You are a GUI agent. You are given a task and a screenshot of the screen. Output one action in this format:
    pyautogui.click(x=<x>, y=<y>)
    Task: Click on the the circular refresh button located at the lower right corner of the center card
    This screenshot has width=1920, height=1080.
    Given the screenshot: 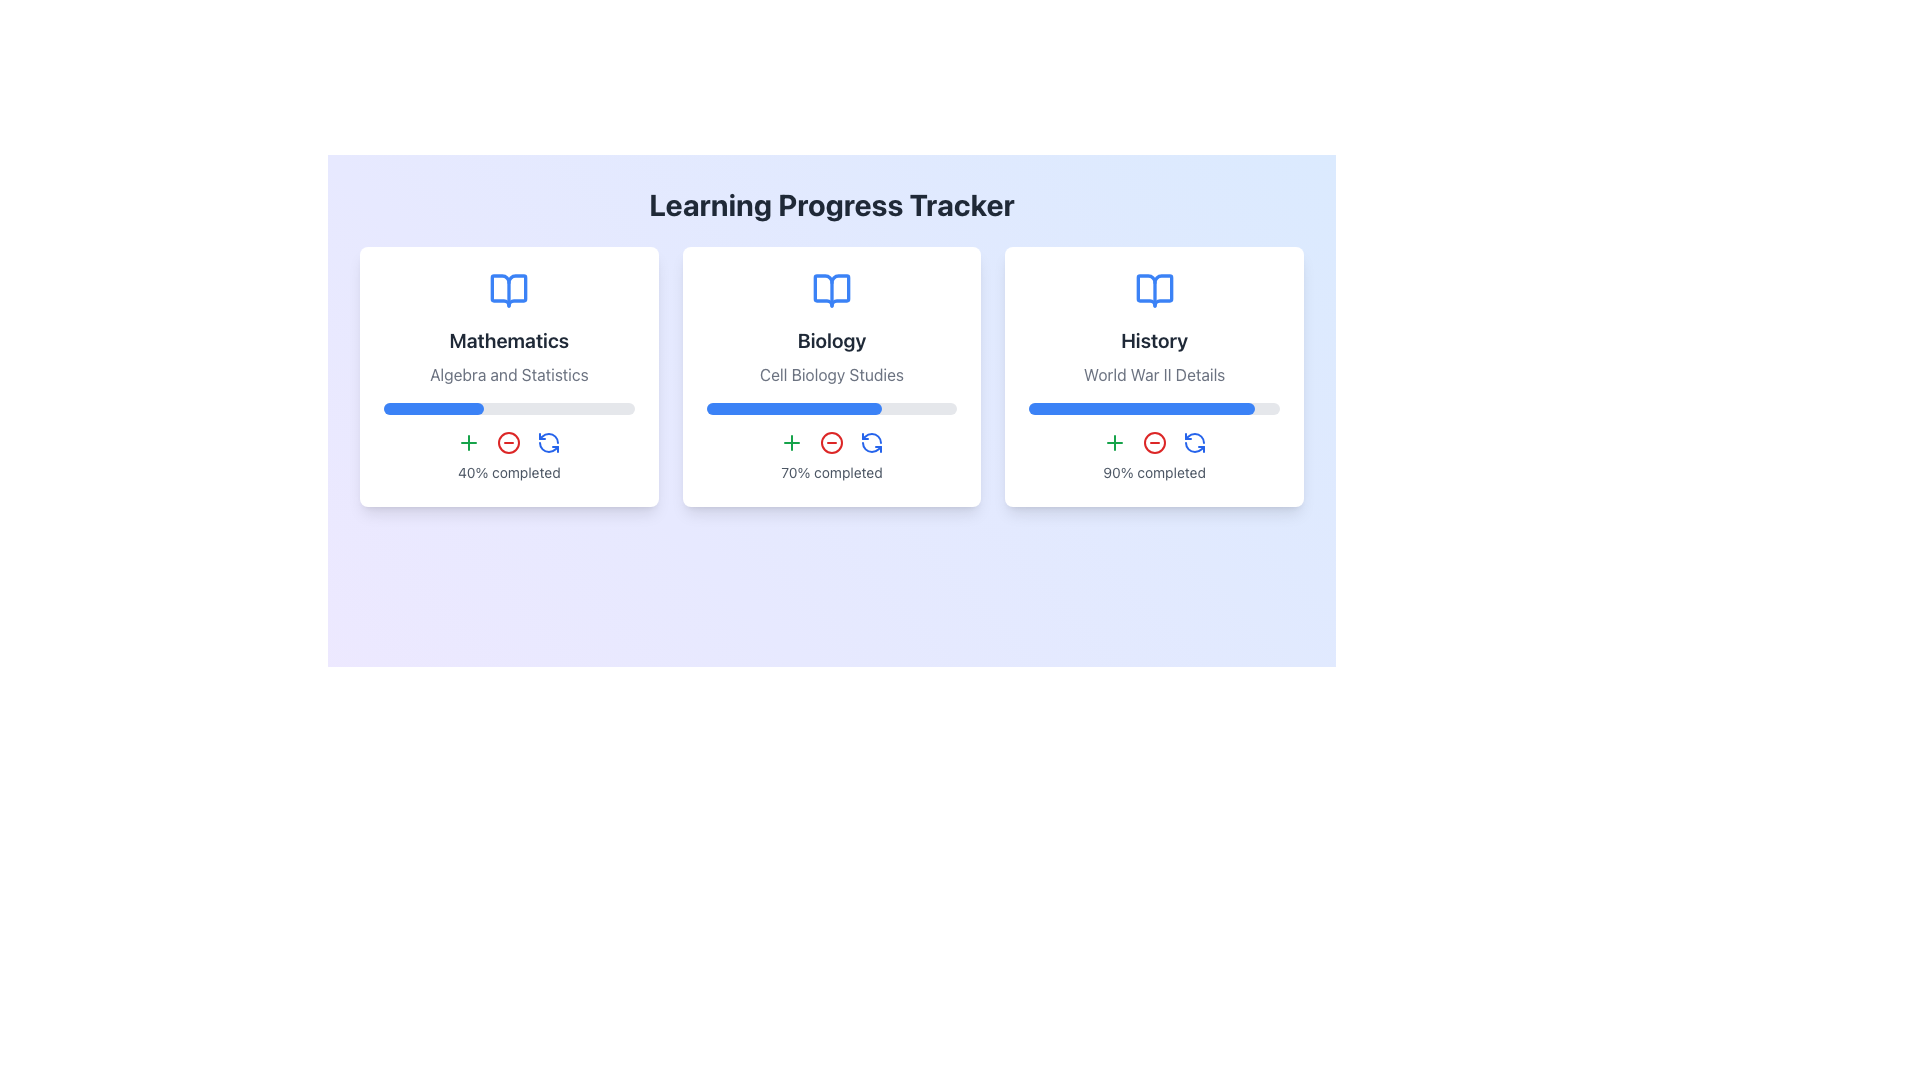 What is the action you would take?
    pyautogui.click(x=872, y=442)
    